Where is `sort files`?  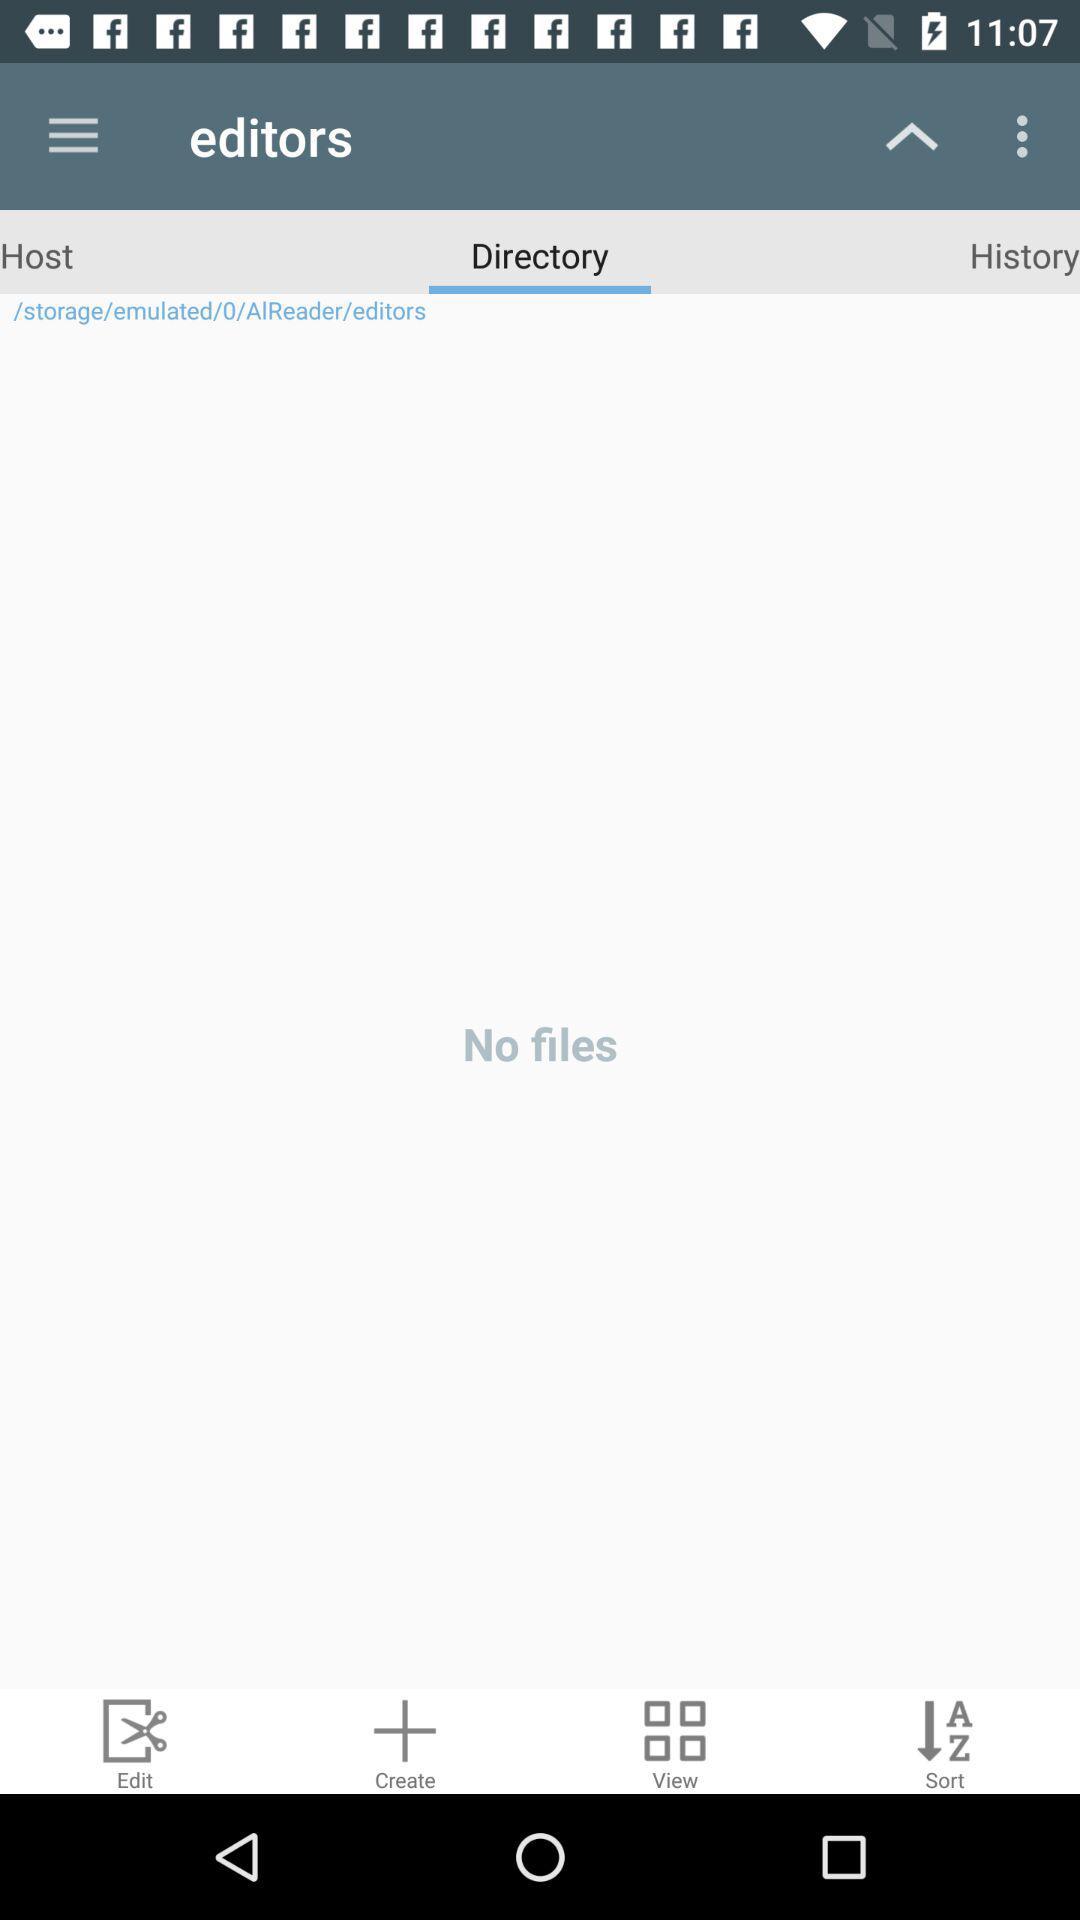
sort files is located at coordinates (945, 1740).